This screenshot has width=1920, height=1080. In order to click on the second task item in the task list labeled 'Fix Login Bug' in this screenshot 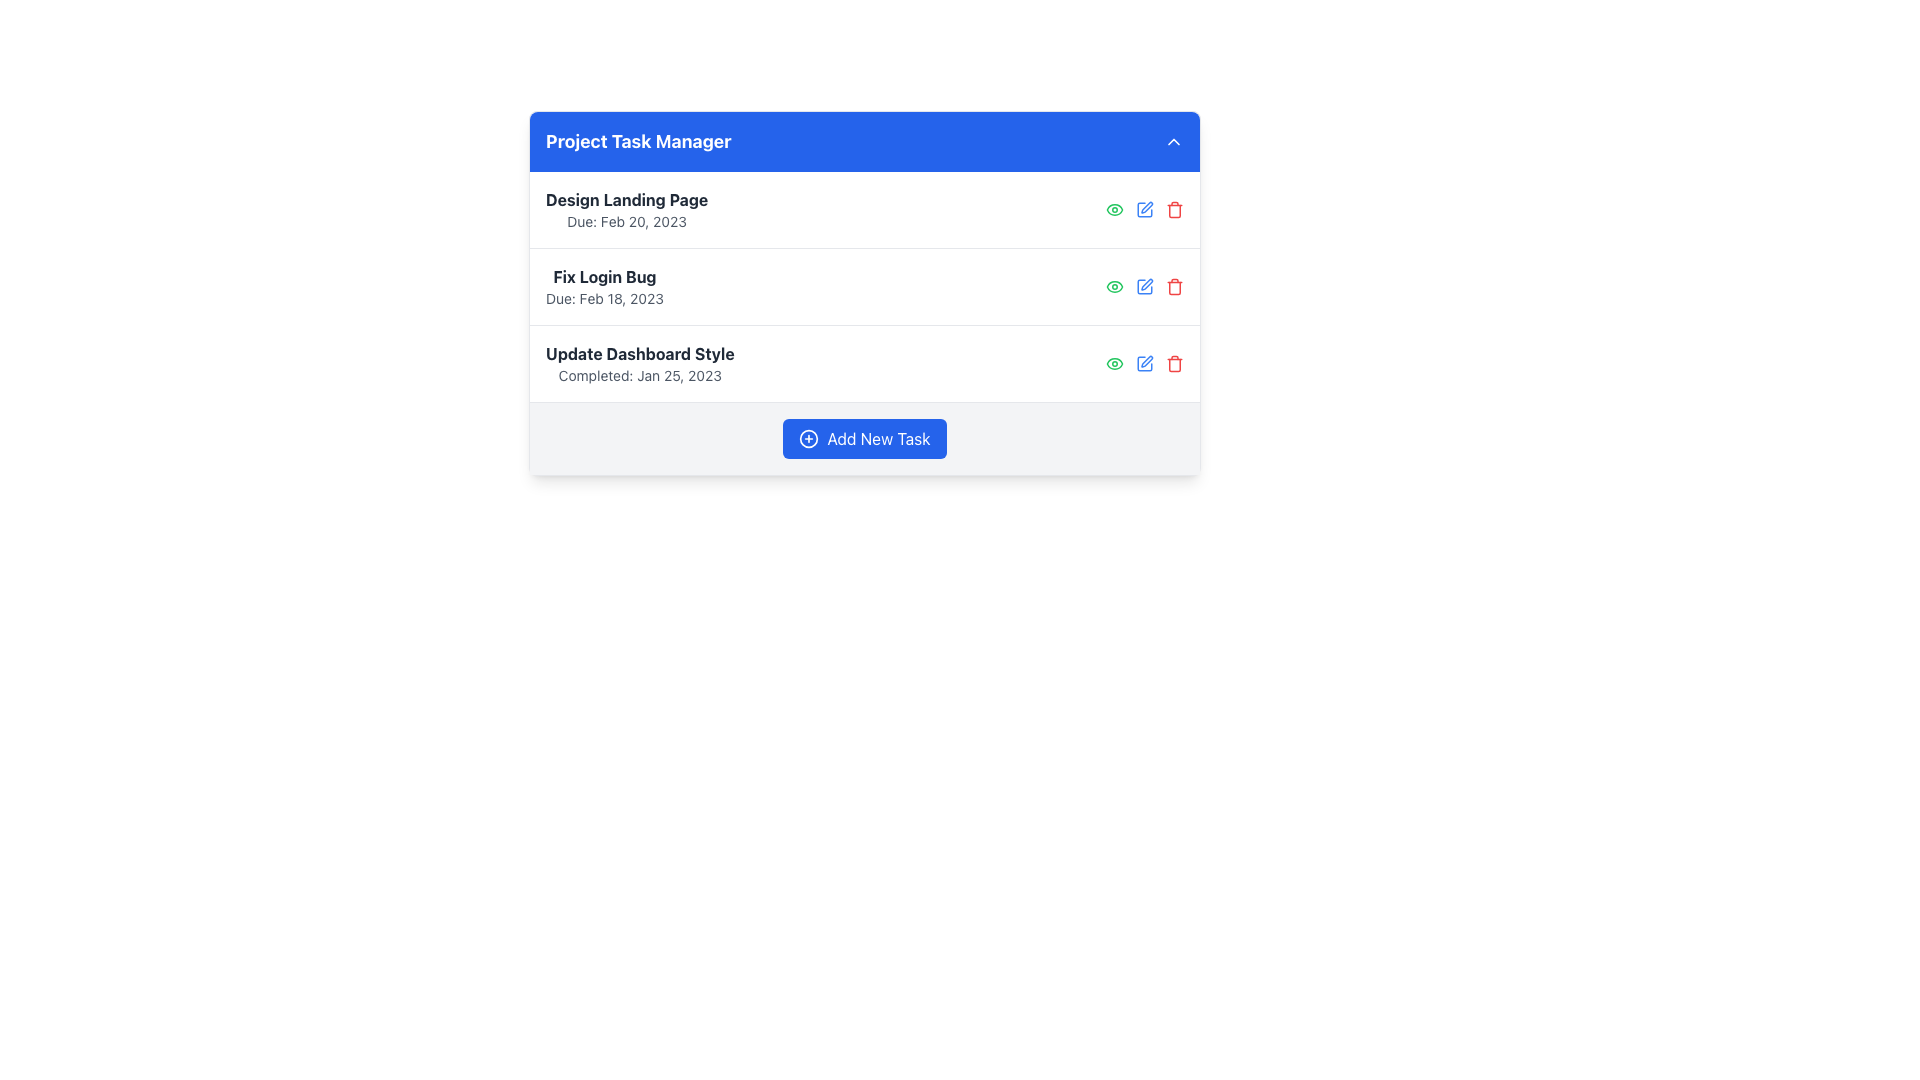, I will do `click(603, 286)`.